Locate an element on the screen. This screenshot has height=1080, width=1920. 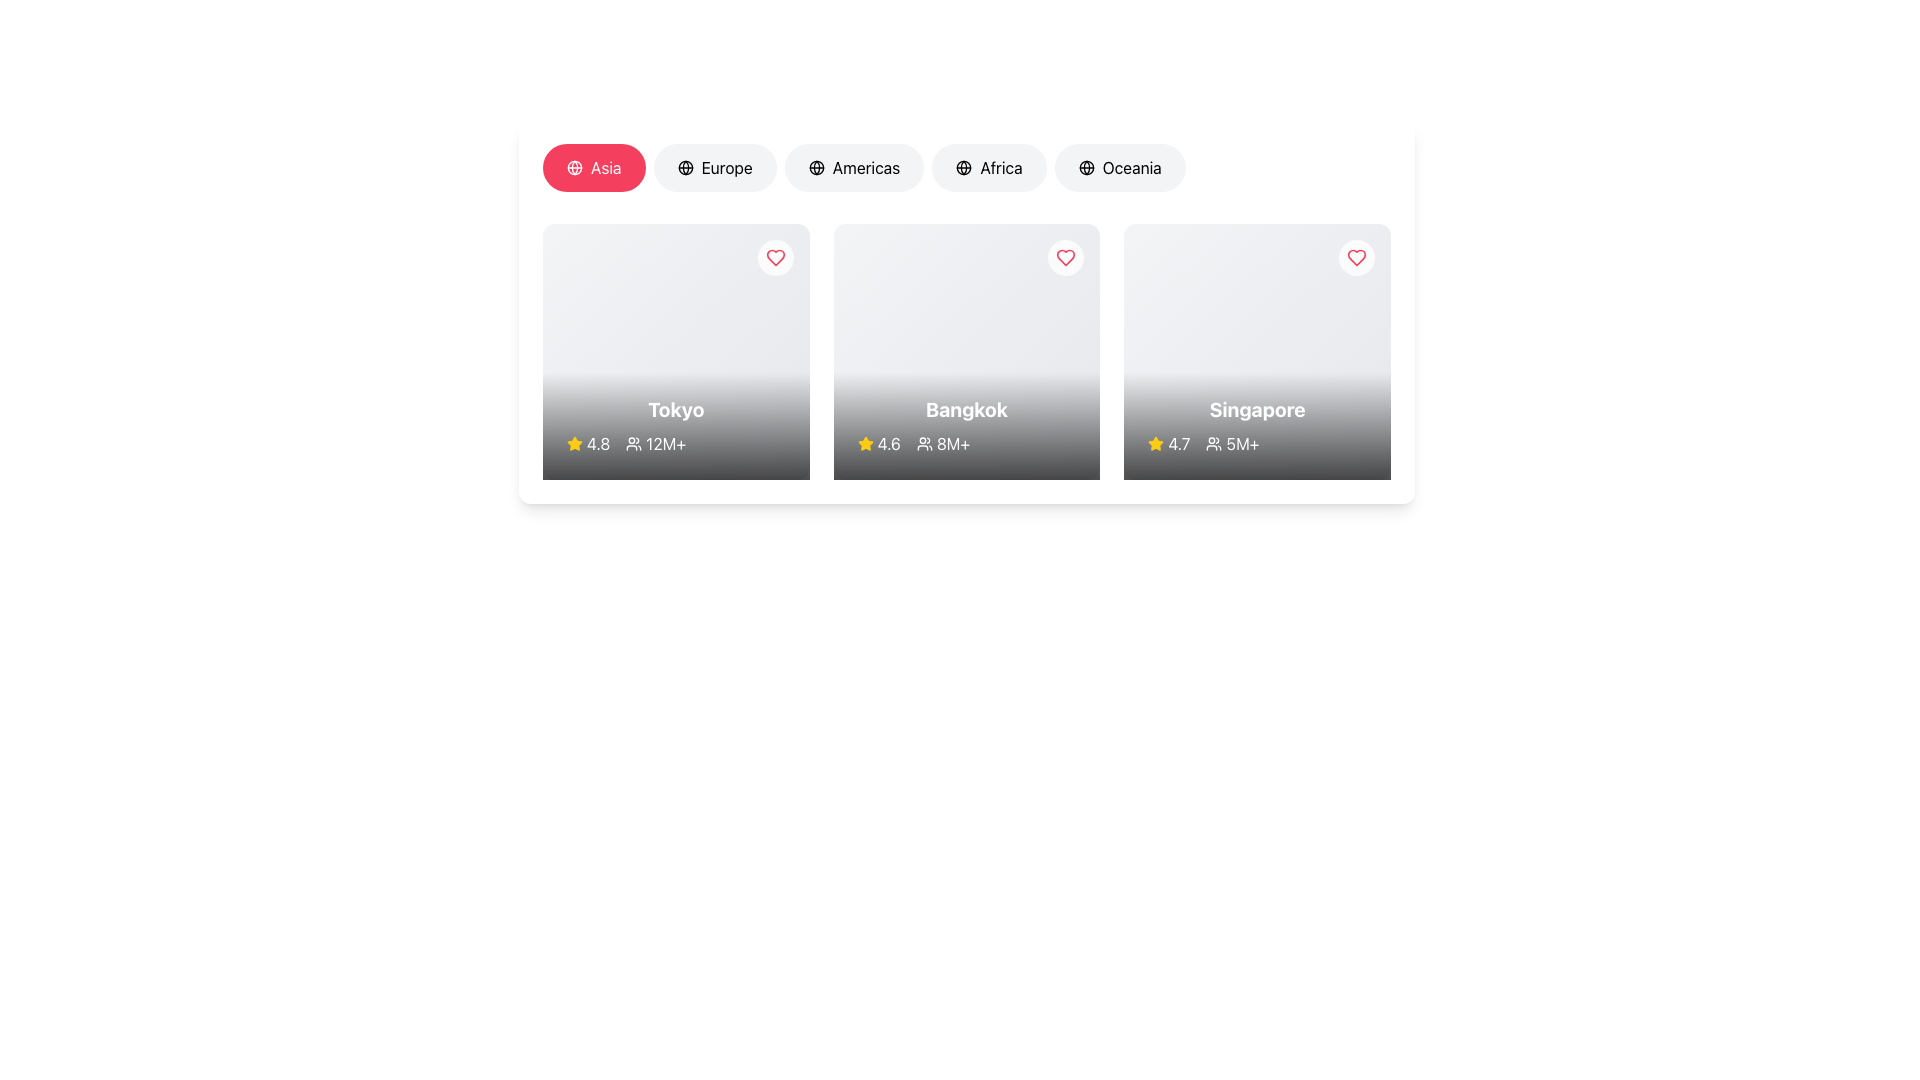
the globe icon within the red button labeled 'Asia' located in the horizontal navigation bar at the top of the section is located at coordinates (574, 167).